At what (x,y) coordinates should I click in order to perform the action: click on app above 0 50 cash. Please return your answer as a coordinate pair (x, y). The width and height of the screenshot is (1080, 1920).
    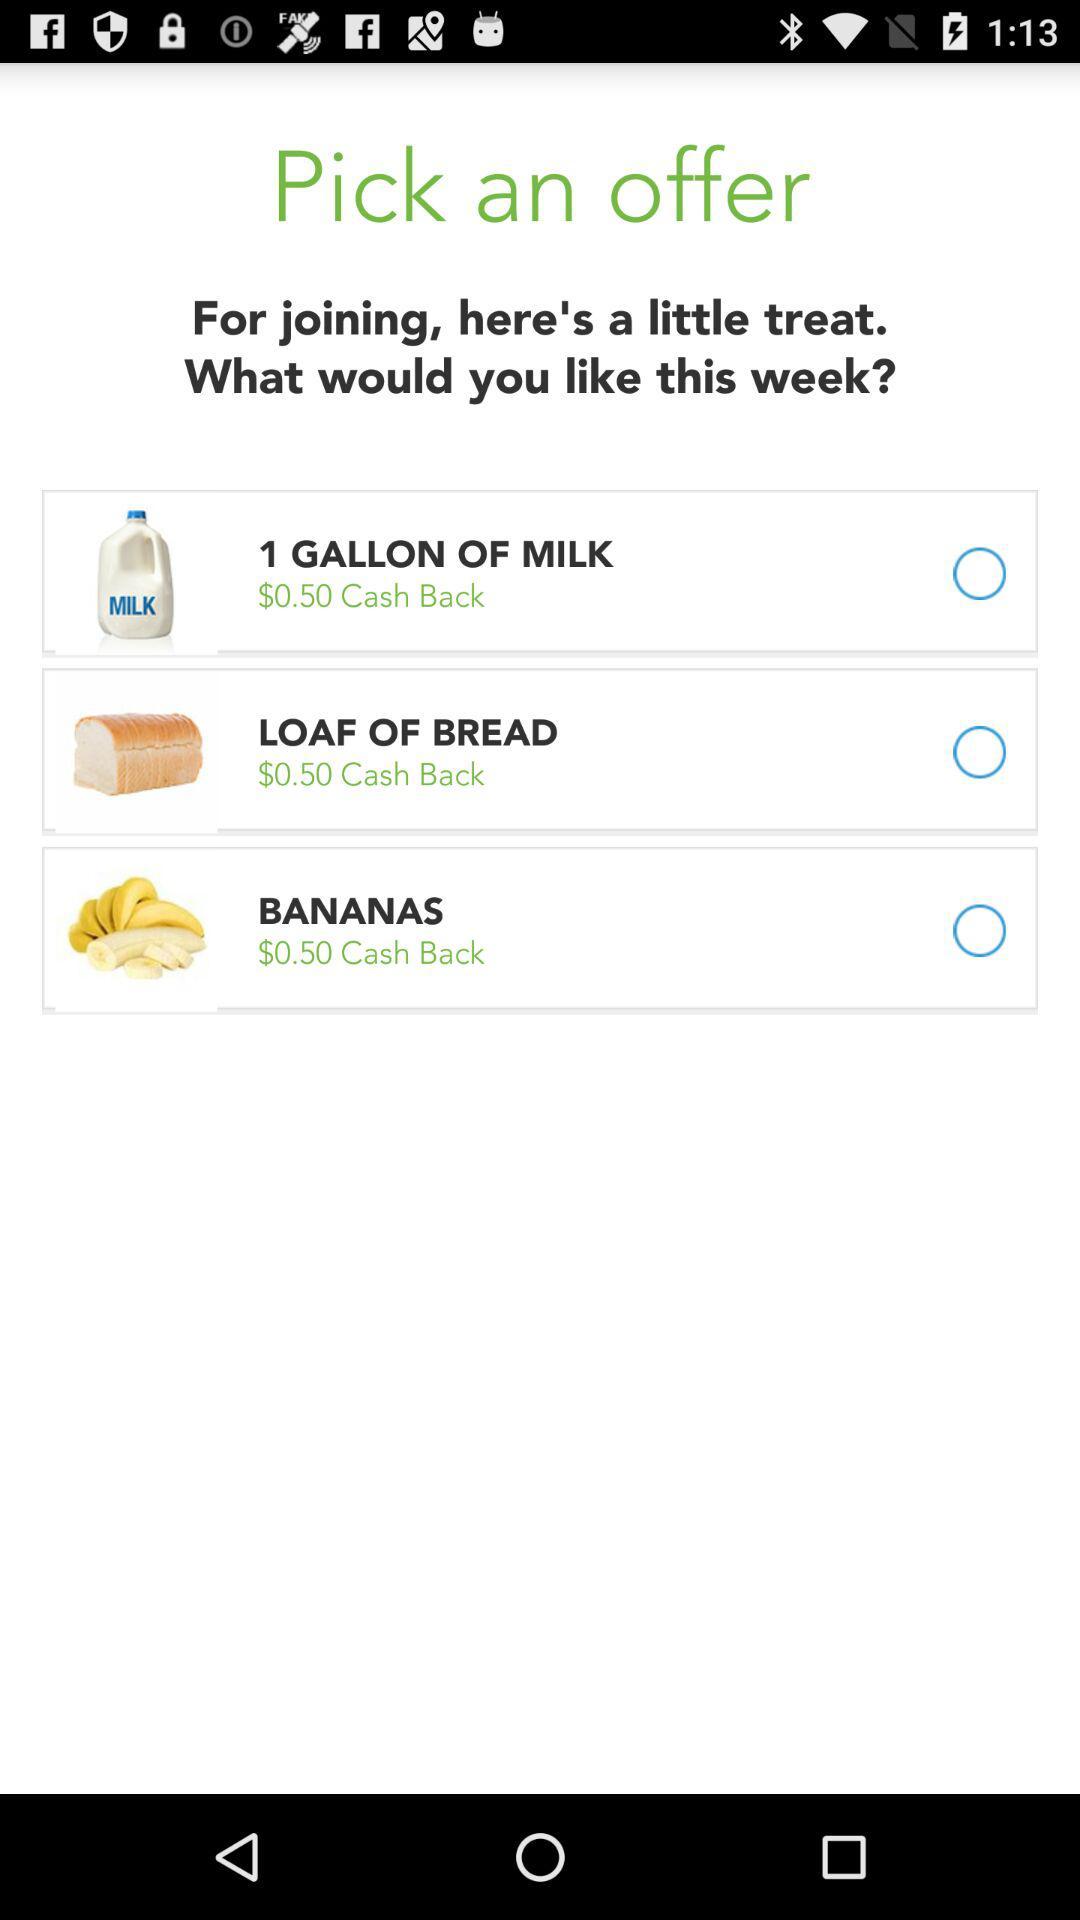
    Looking at the image, I should click on (439, 554).